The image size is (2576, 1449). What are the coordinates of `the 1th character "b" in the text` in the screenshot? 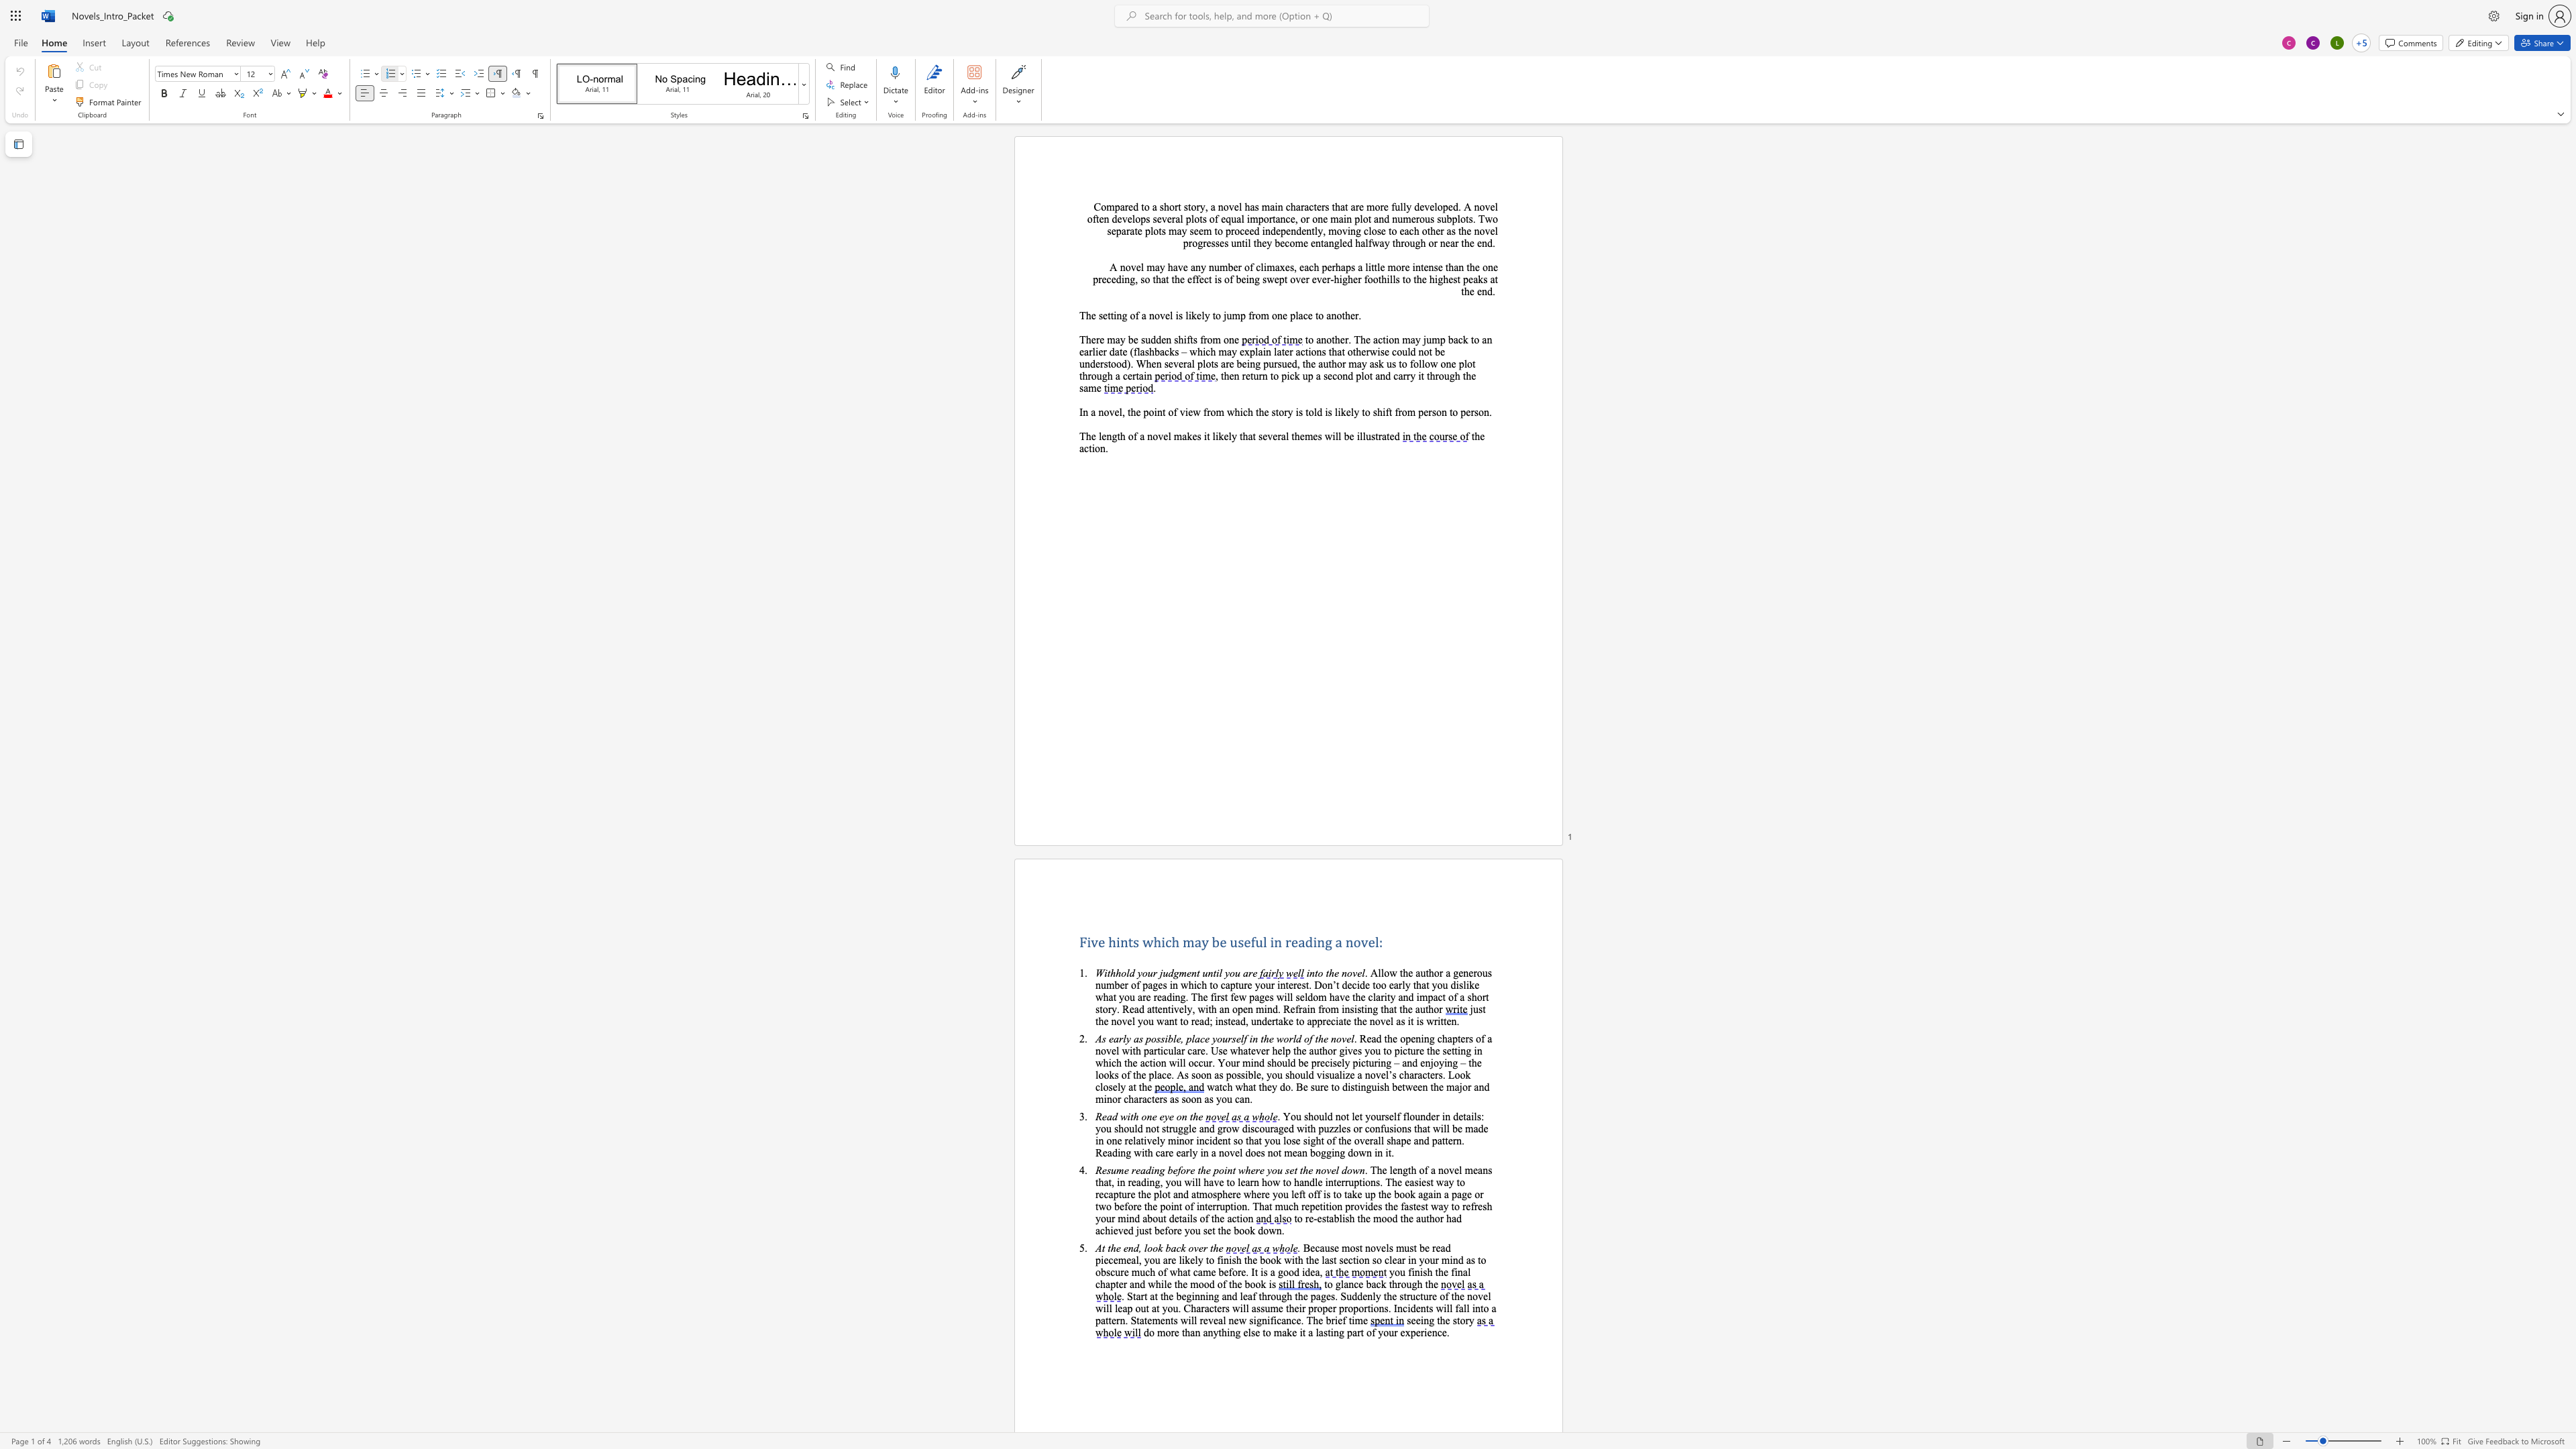 It's located at (1312, 1152).